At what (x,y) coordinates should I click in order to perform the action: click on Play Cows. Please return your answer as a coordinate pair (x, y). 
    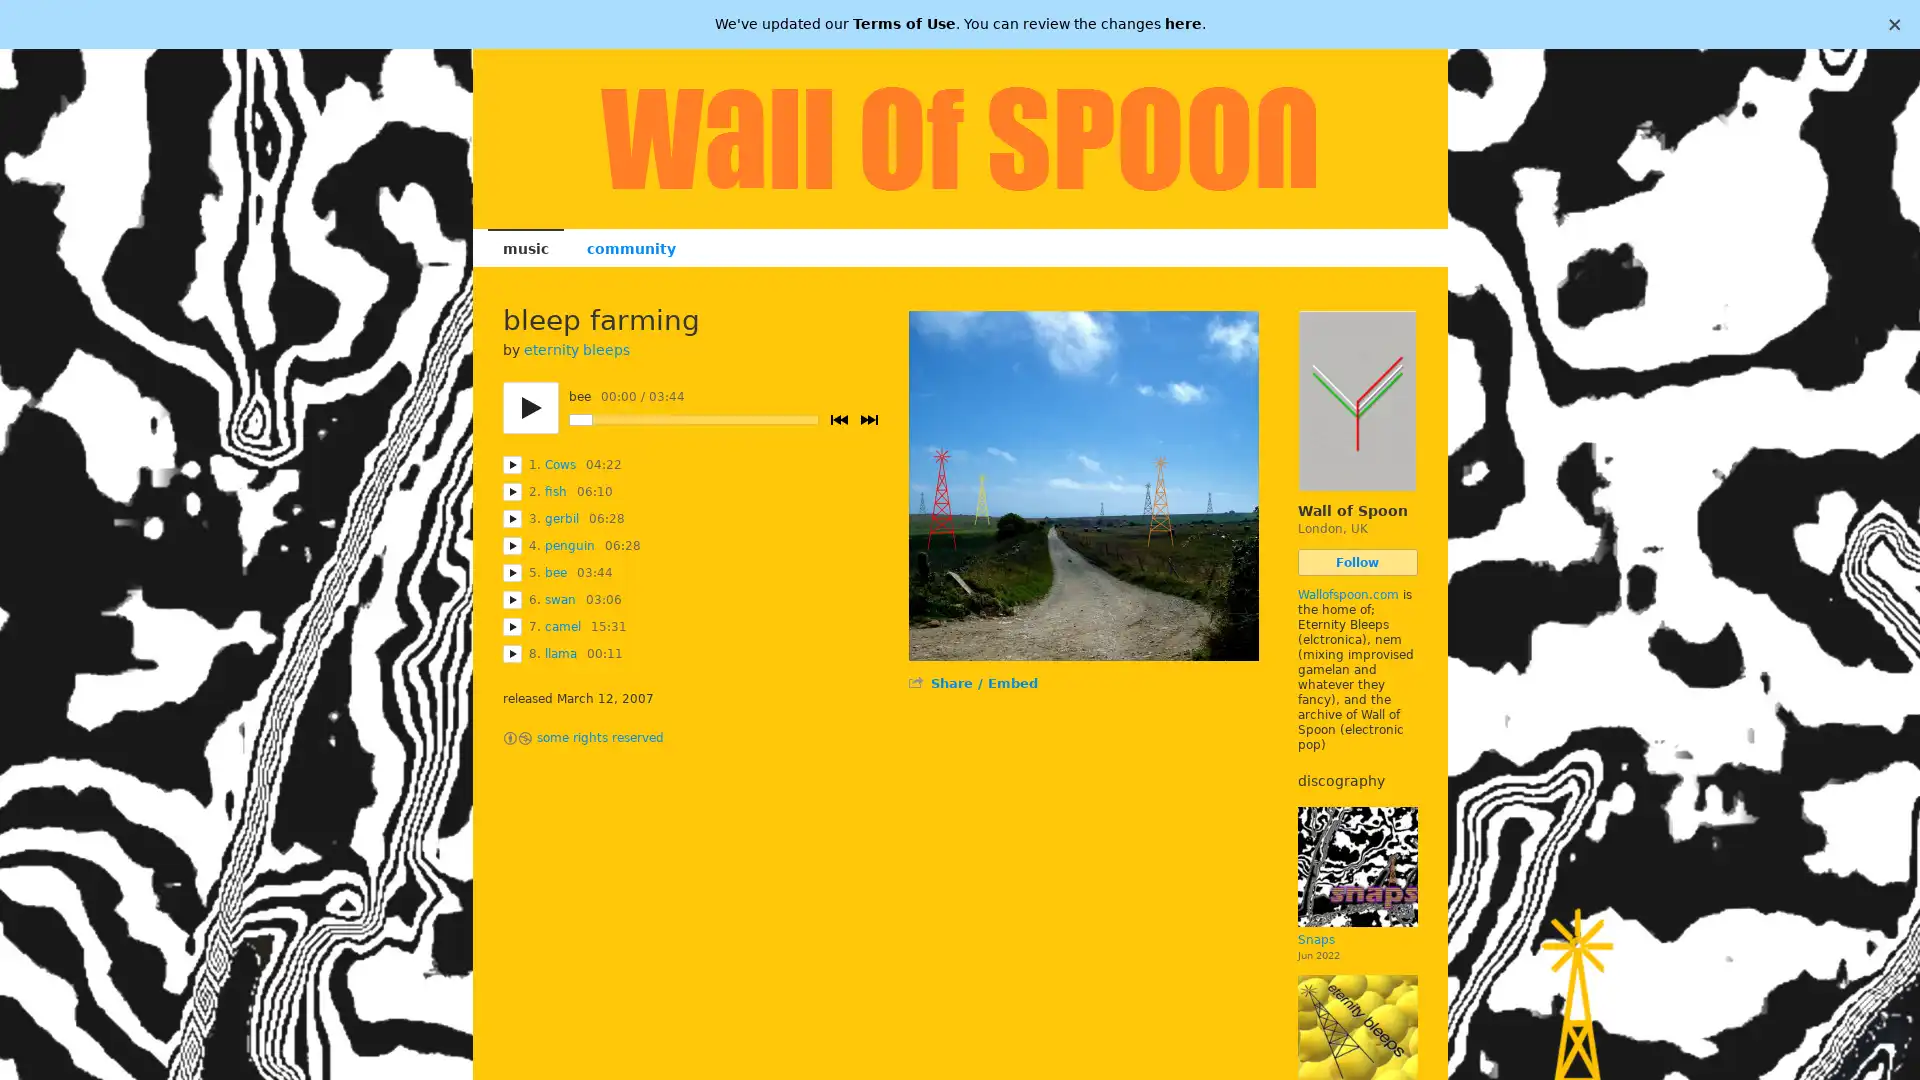
    Looking at the image, I should click on (511, 465).